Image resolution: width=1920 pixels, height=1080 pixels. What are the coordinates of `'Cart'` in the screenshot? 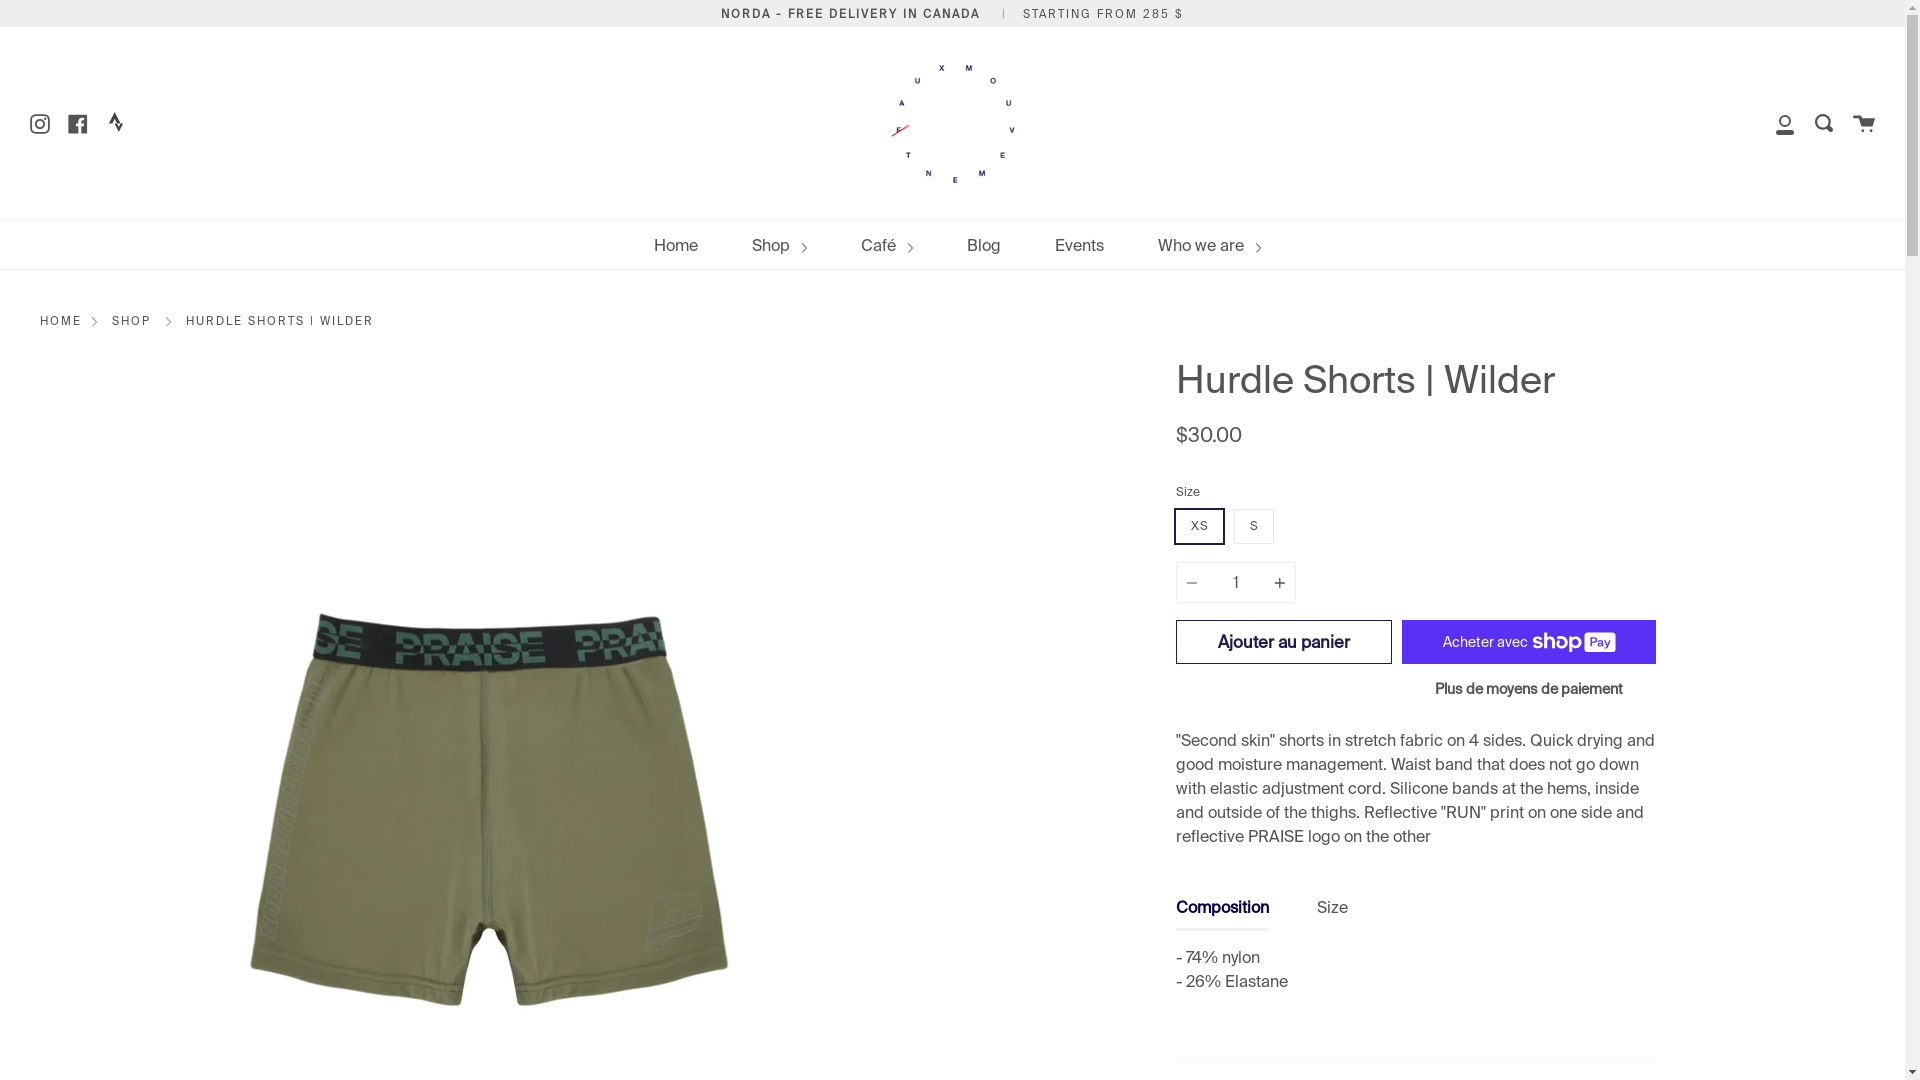 It's located at (1862, 123).